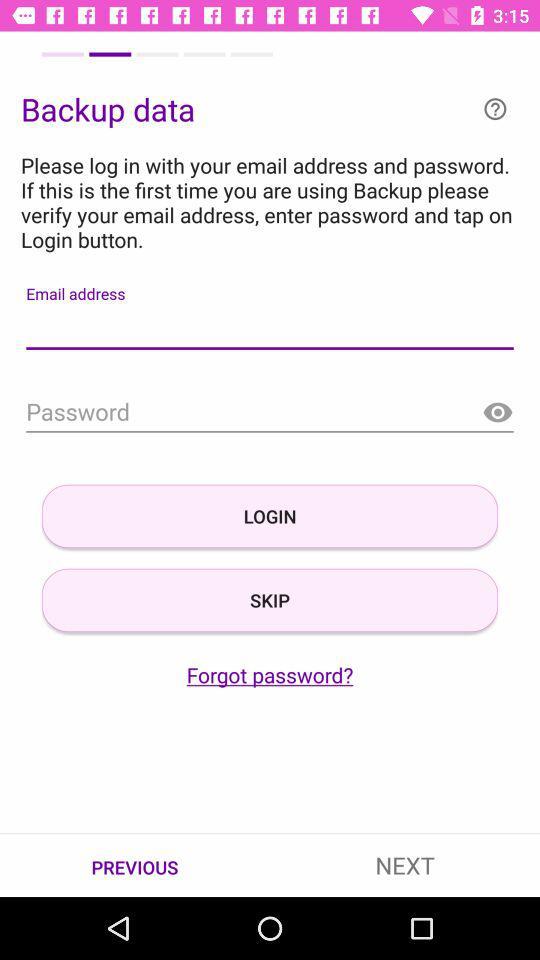  What do you see at coordinates (496, 412) in the screenshot?
I see `eye button` at bounding box center [496, 412].